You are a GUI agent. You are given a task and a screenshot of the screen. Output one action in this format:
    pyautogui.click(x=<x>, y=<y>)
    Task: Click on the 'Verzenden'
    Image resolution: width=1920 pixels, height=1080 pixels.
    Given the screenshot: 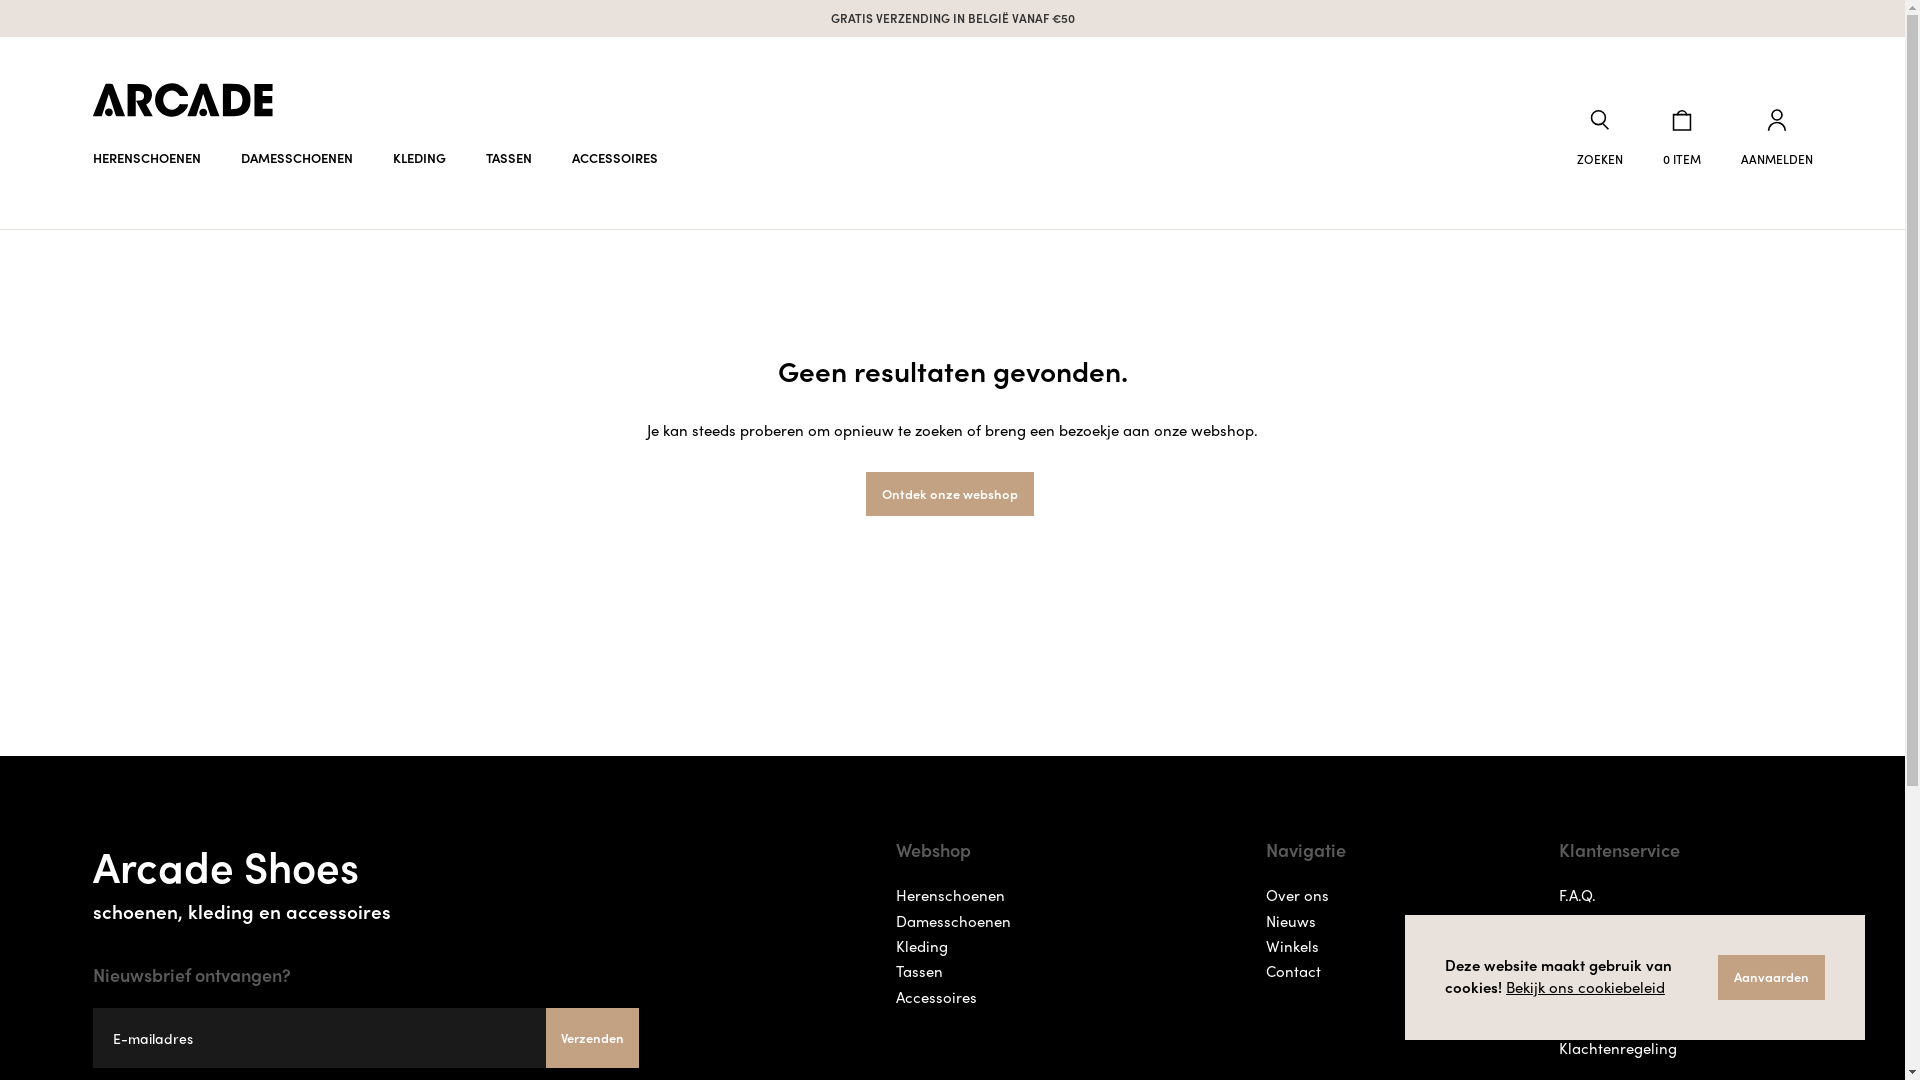 What is the action you would take?
    pyautogui.click(x=546, y=1036)
    